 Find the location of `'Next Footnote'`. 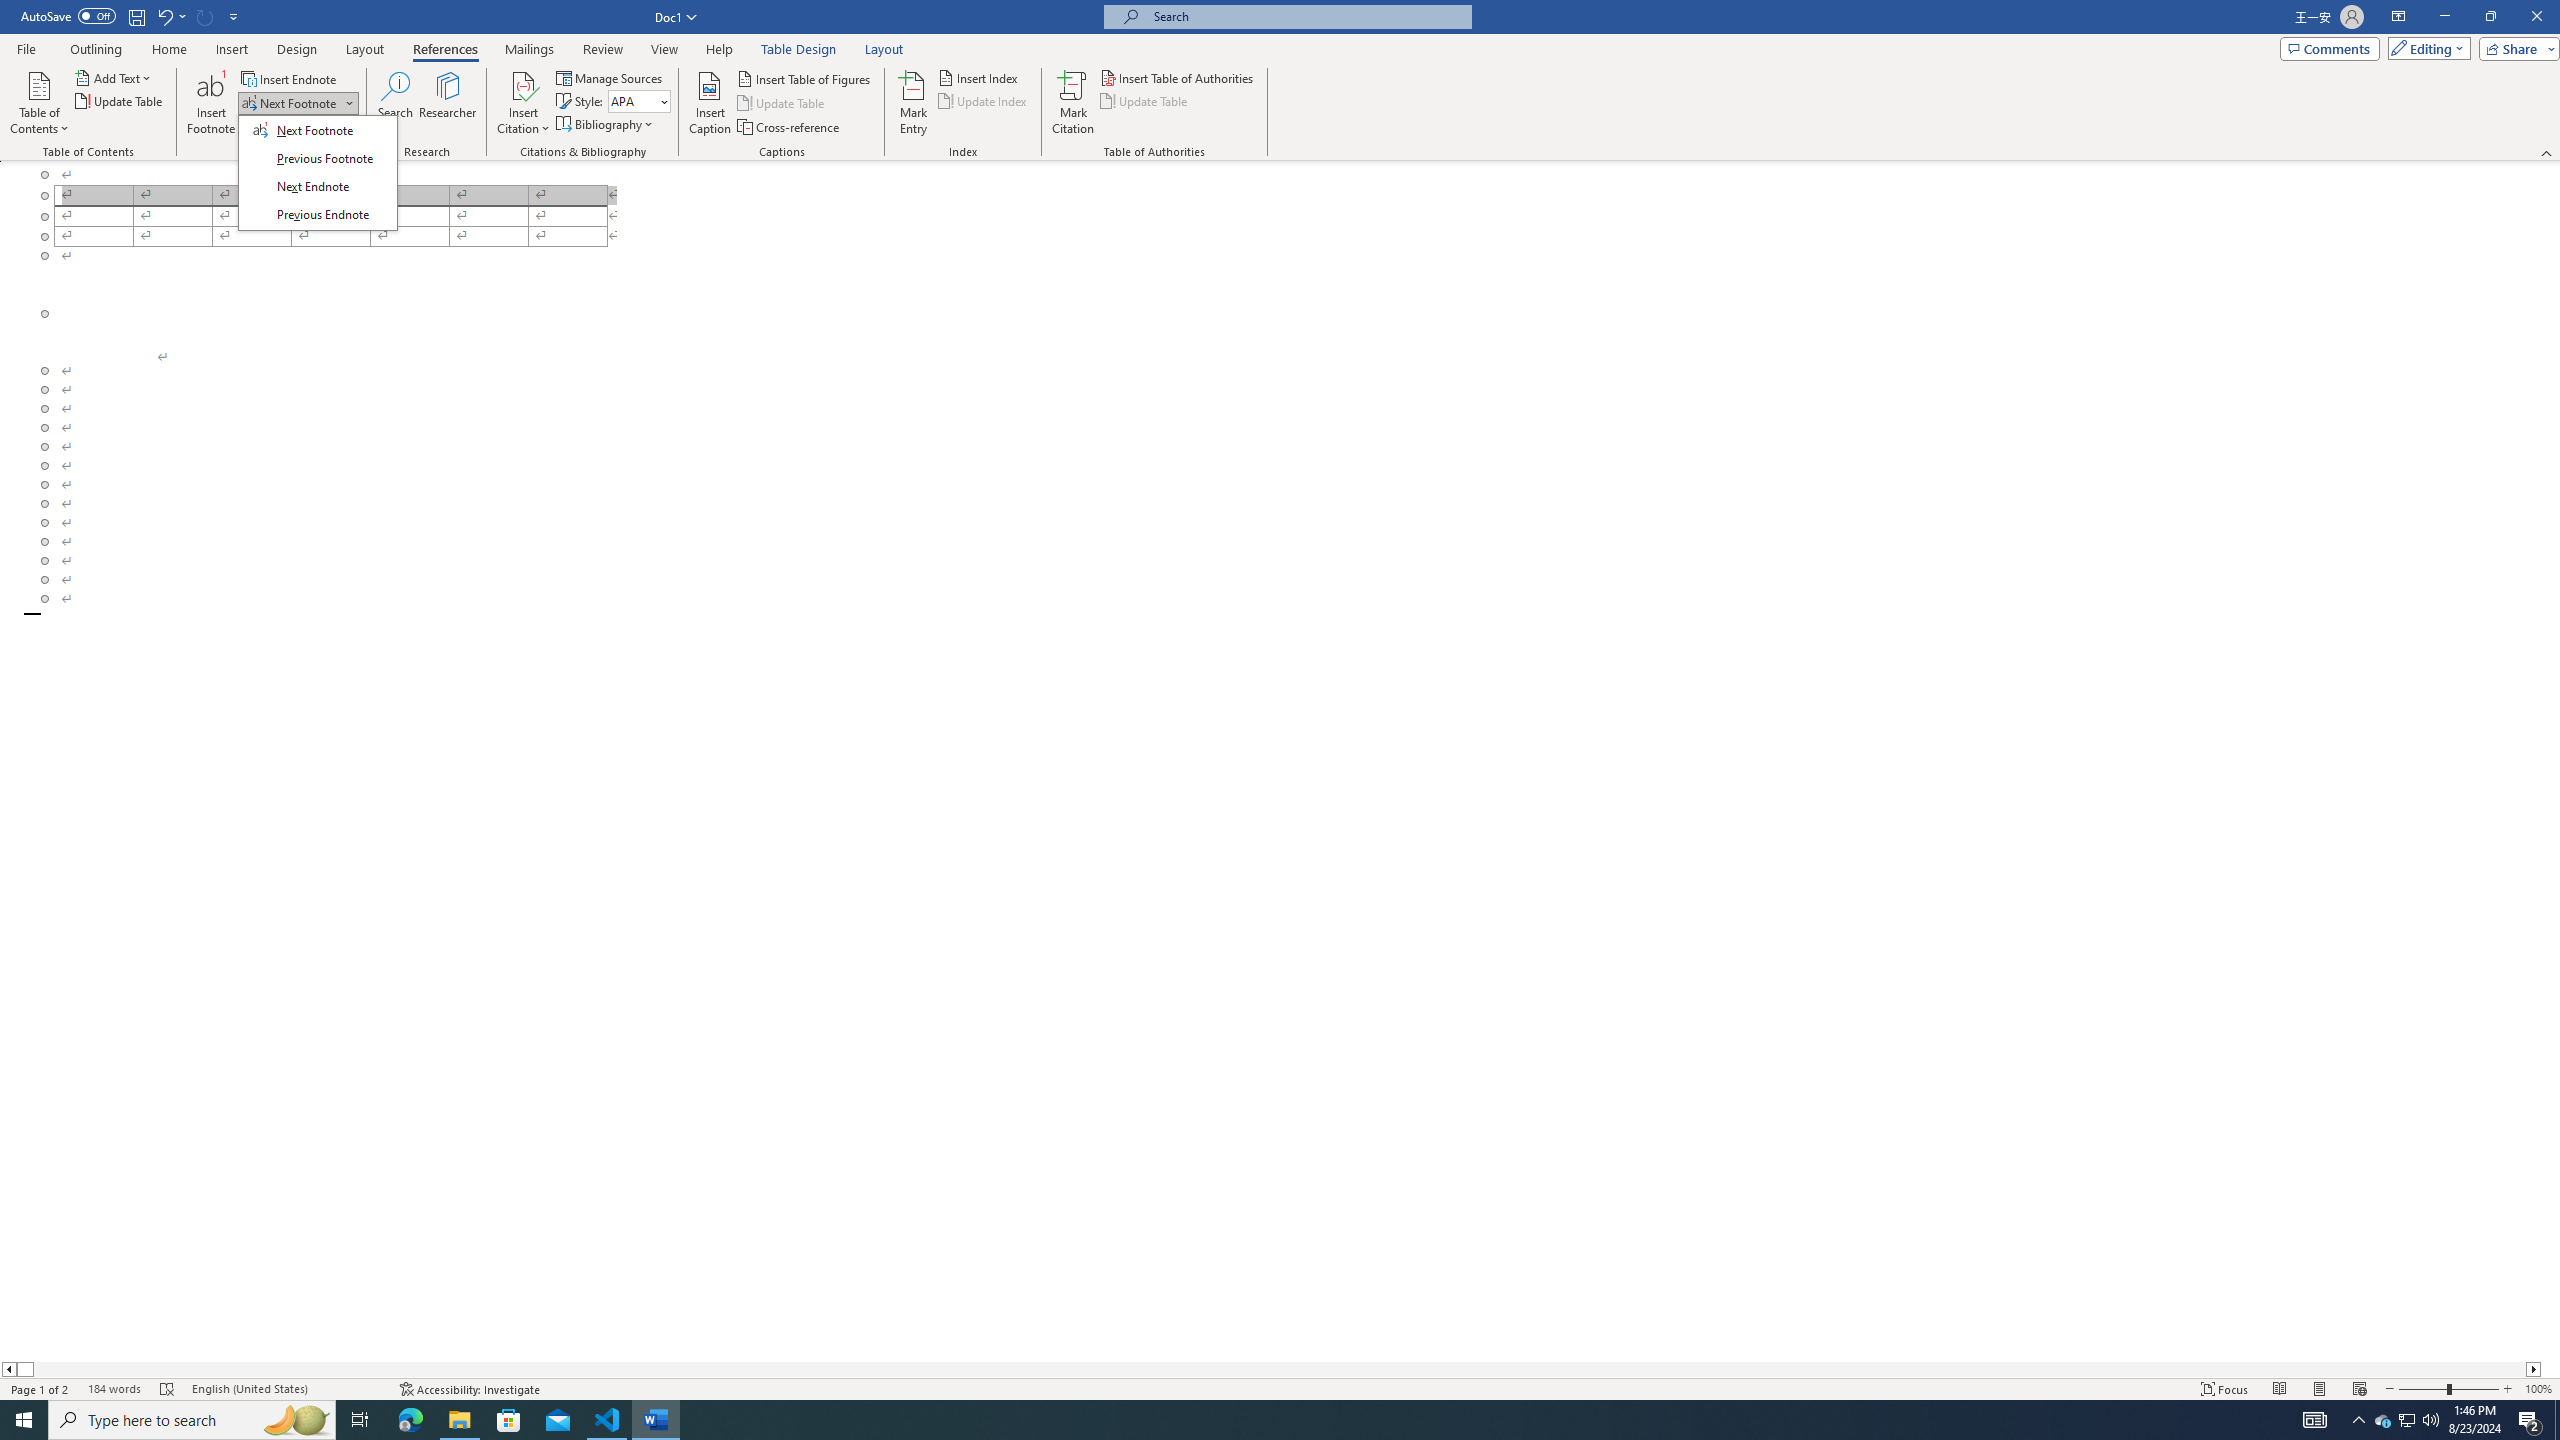

'Next Footnote' is located at coordinates (297, 103).